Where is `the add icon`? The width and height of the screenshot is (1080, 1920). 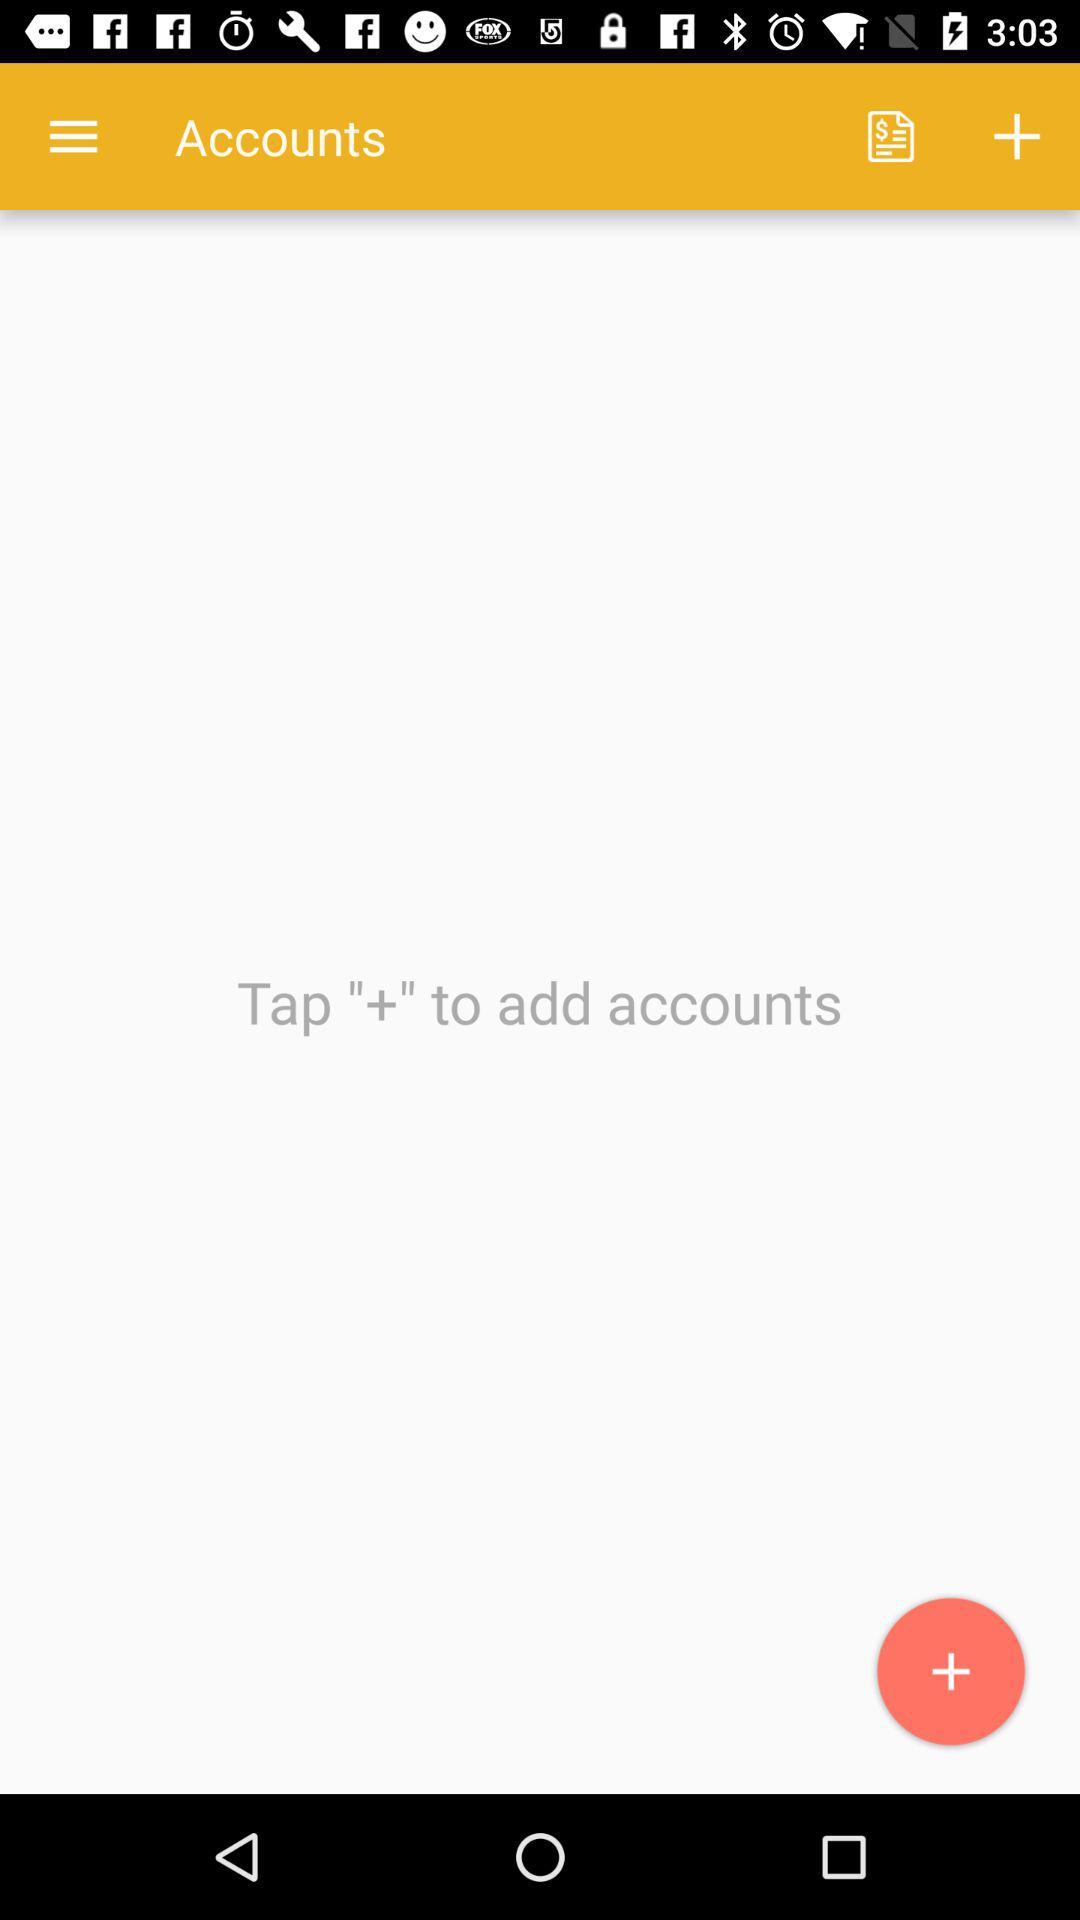 the add icon is located at coordinates (950, 1672).